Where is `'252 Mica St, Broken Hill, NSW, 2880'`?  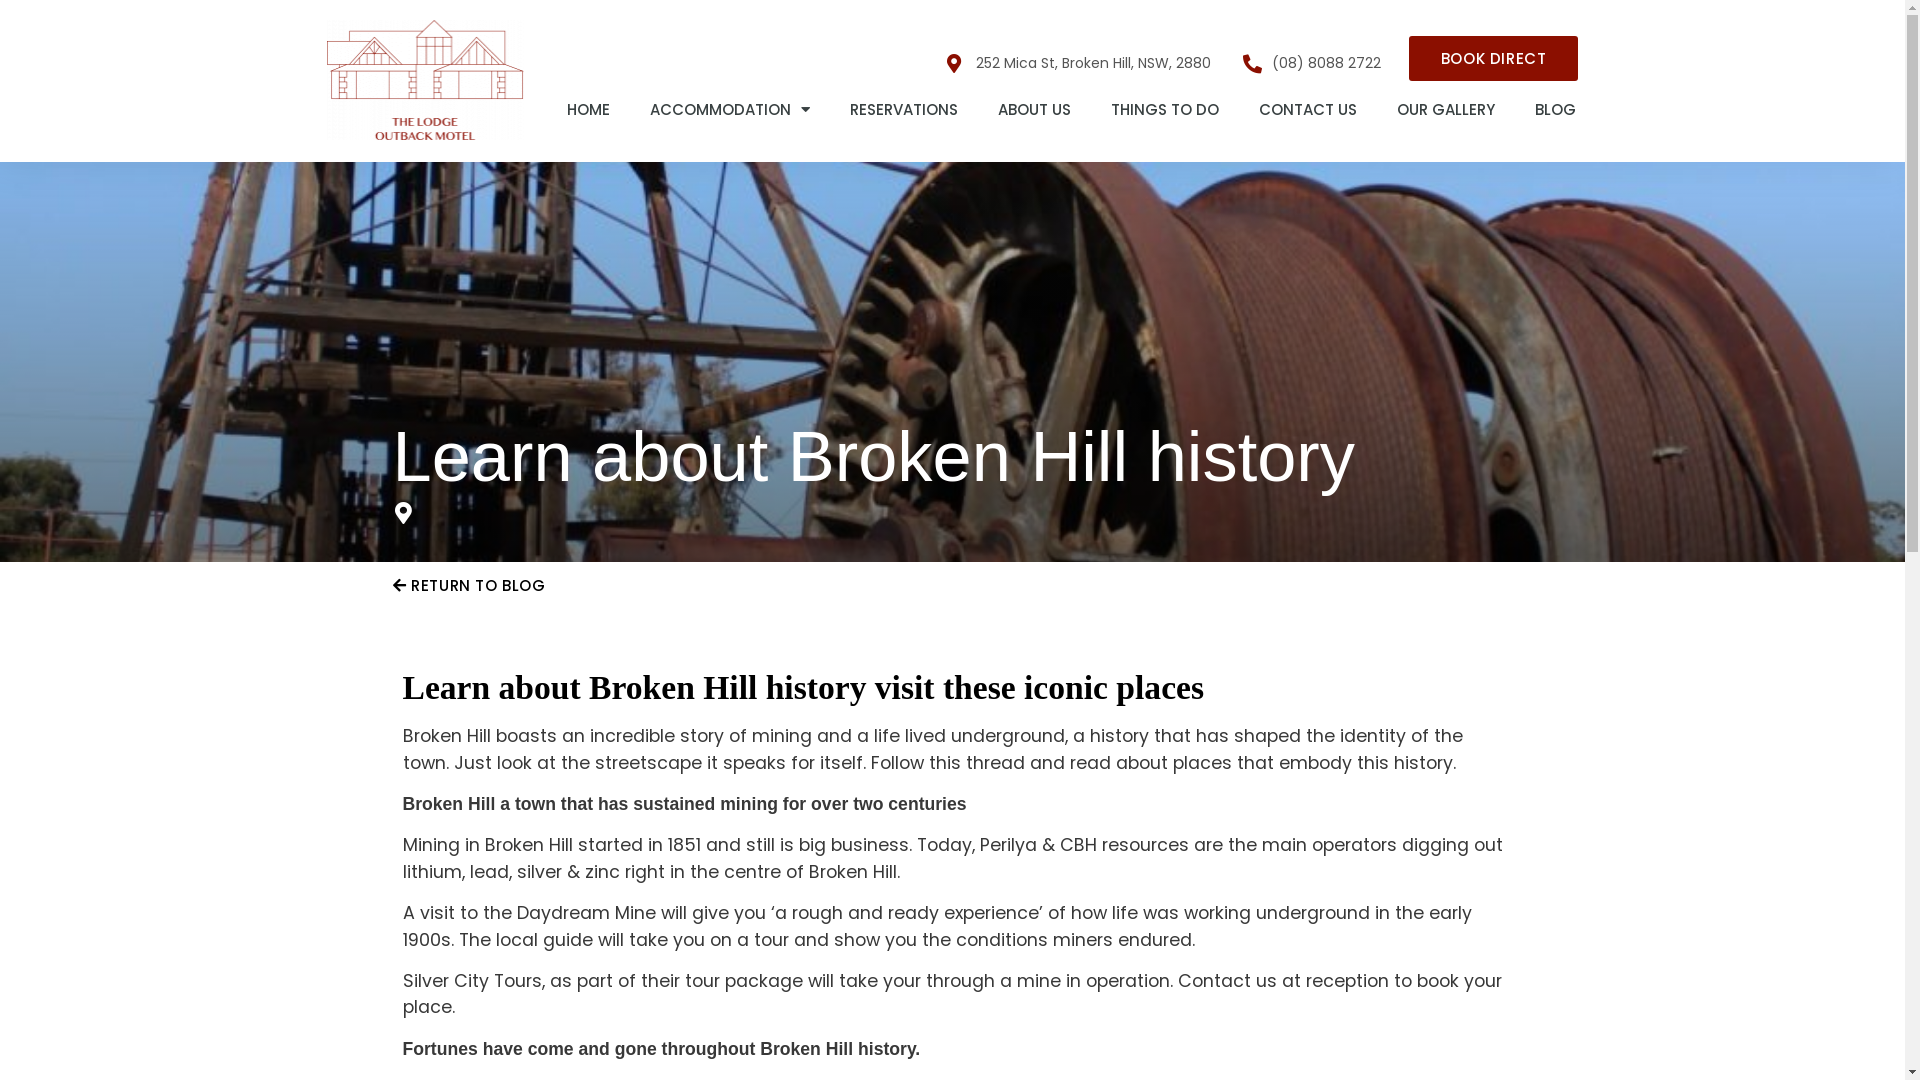 '252 Mica St, Broken Hill, NSW, 2880' is located at coordinates (1078, 61).